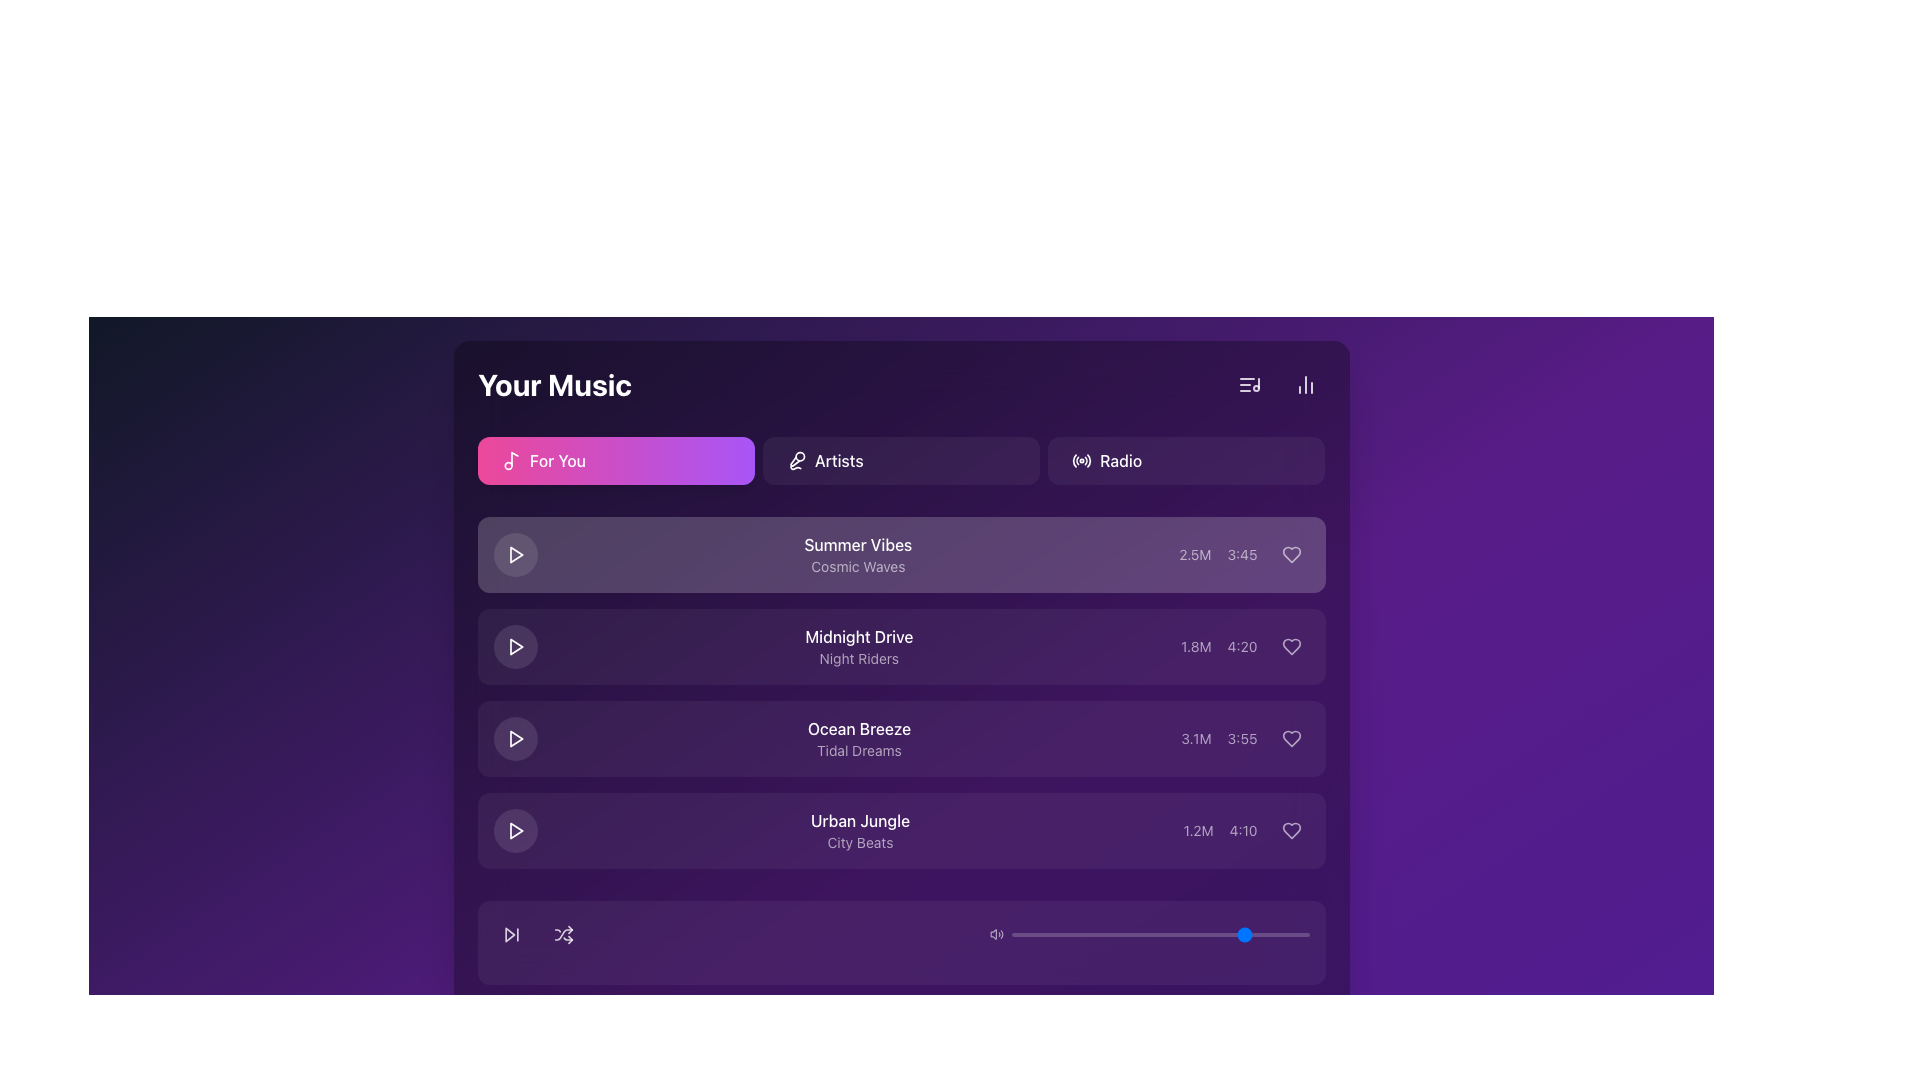  What do you see at coordinates (859, 751) in the screenshot?
I see `the static text element that provides additional information for the music track 'Ocean Breeze', positioned below the title in the playlist` at bounding box center [859, 751].